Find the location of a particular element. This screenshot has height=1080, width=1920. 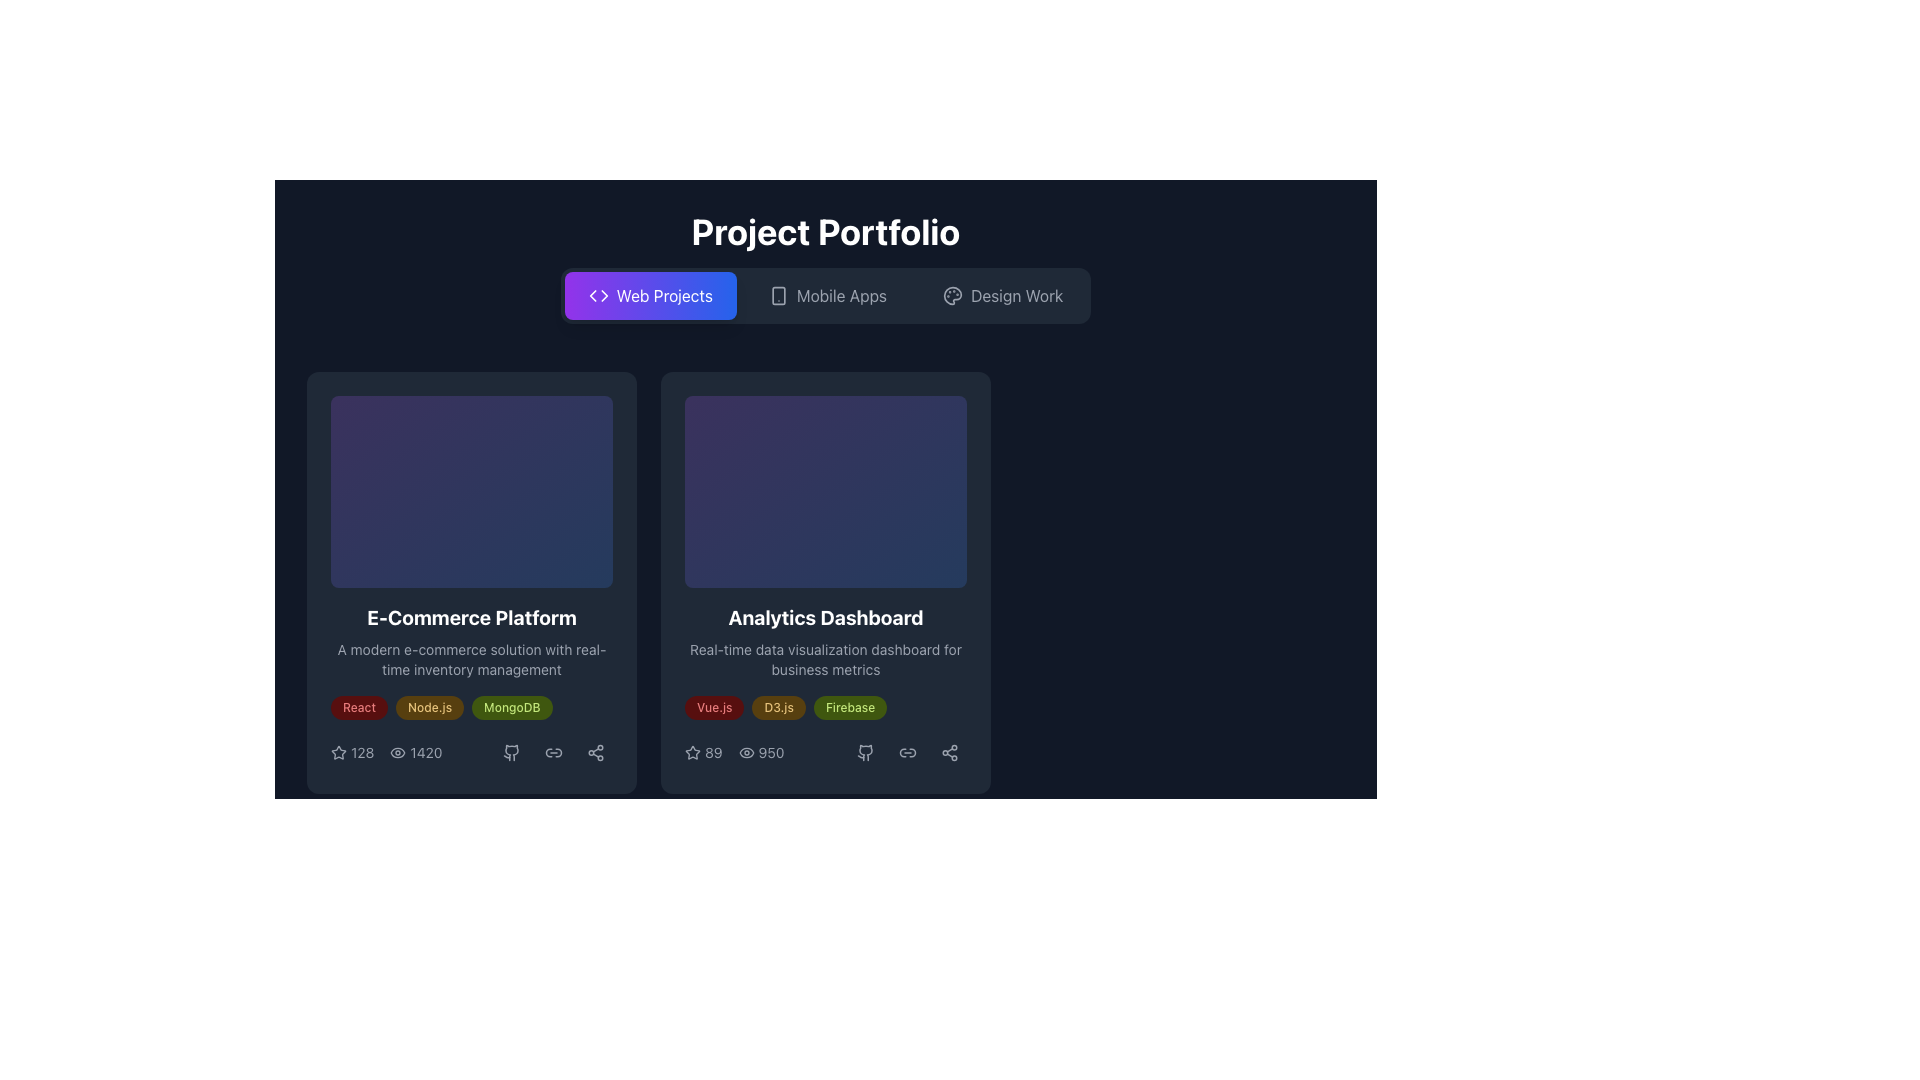

the small circular GitHub logo icon located in the bottom section of the 'E-Commerce Platform' card, positioned to the right of a numerical counter and to the left of a link icon is located at coordinates (512, 752).